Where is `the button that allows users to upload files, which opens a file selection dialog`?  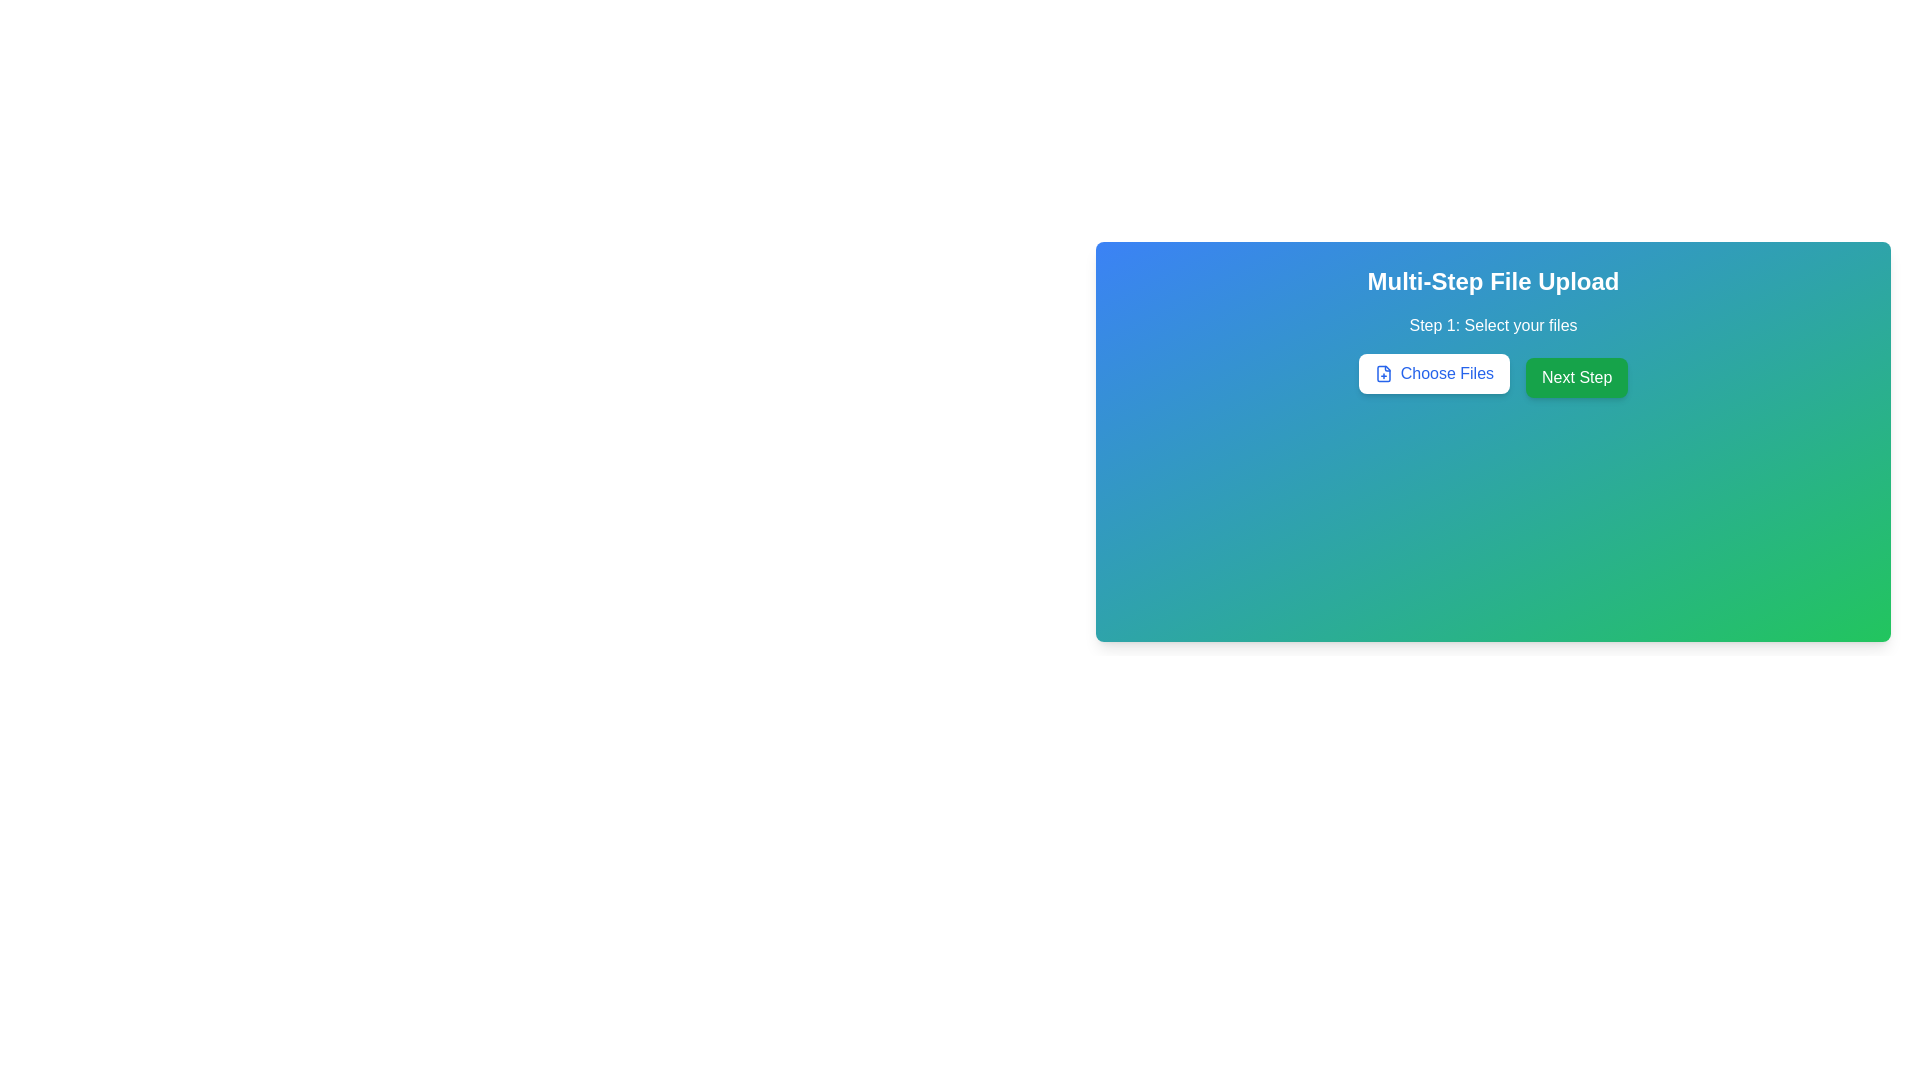
the button that allows users to upload files, which opens a file selection dialog is located at coordinates (1433, 374).